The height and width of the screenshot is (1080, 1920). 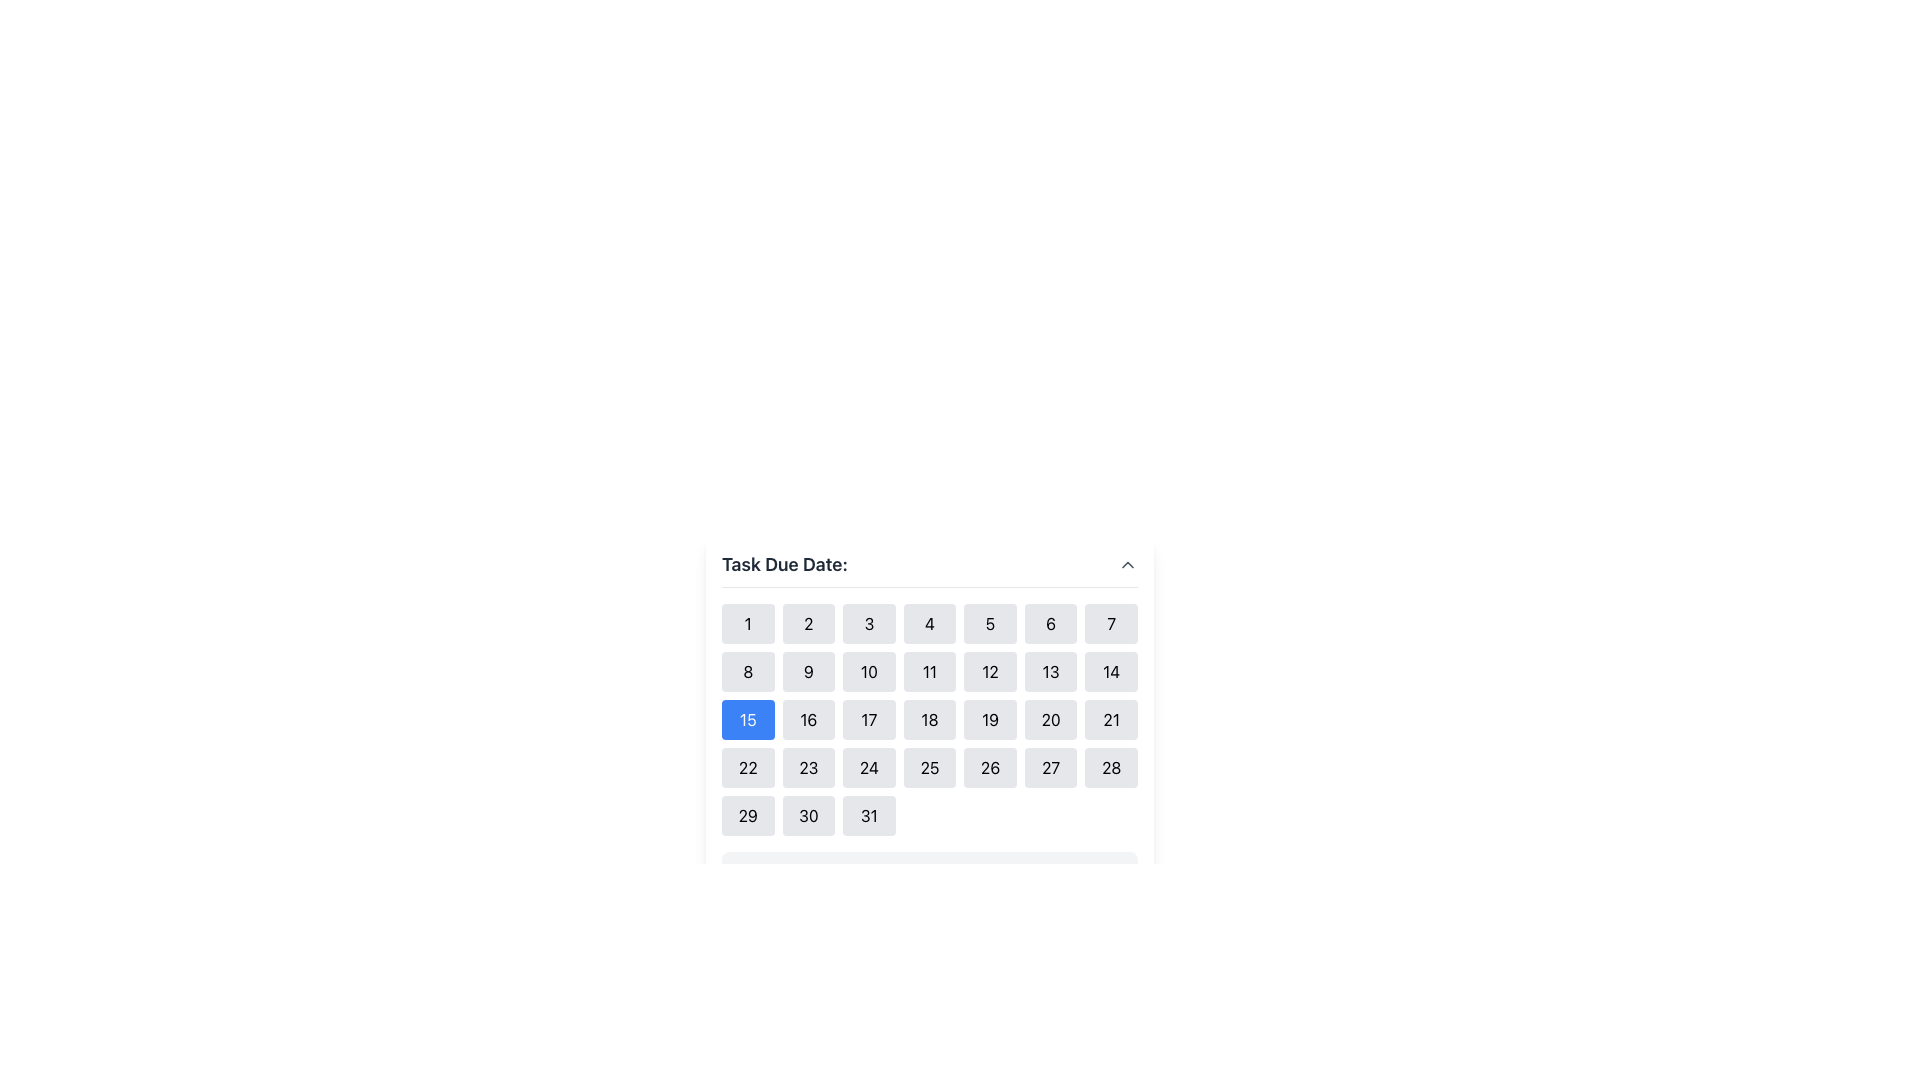 What do you see at coordinates (869, 623) in the screenshot?
I see `the button representing the selectable date in the calendar interface` at bounding box center [869, 623].